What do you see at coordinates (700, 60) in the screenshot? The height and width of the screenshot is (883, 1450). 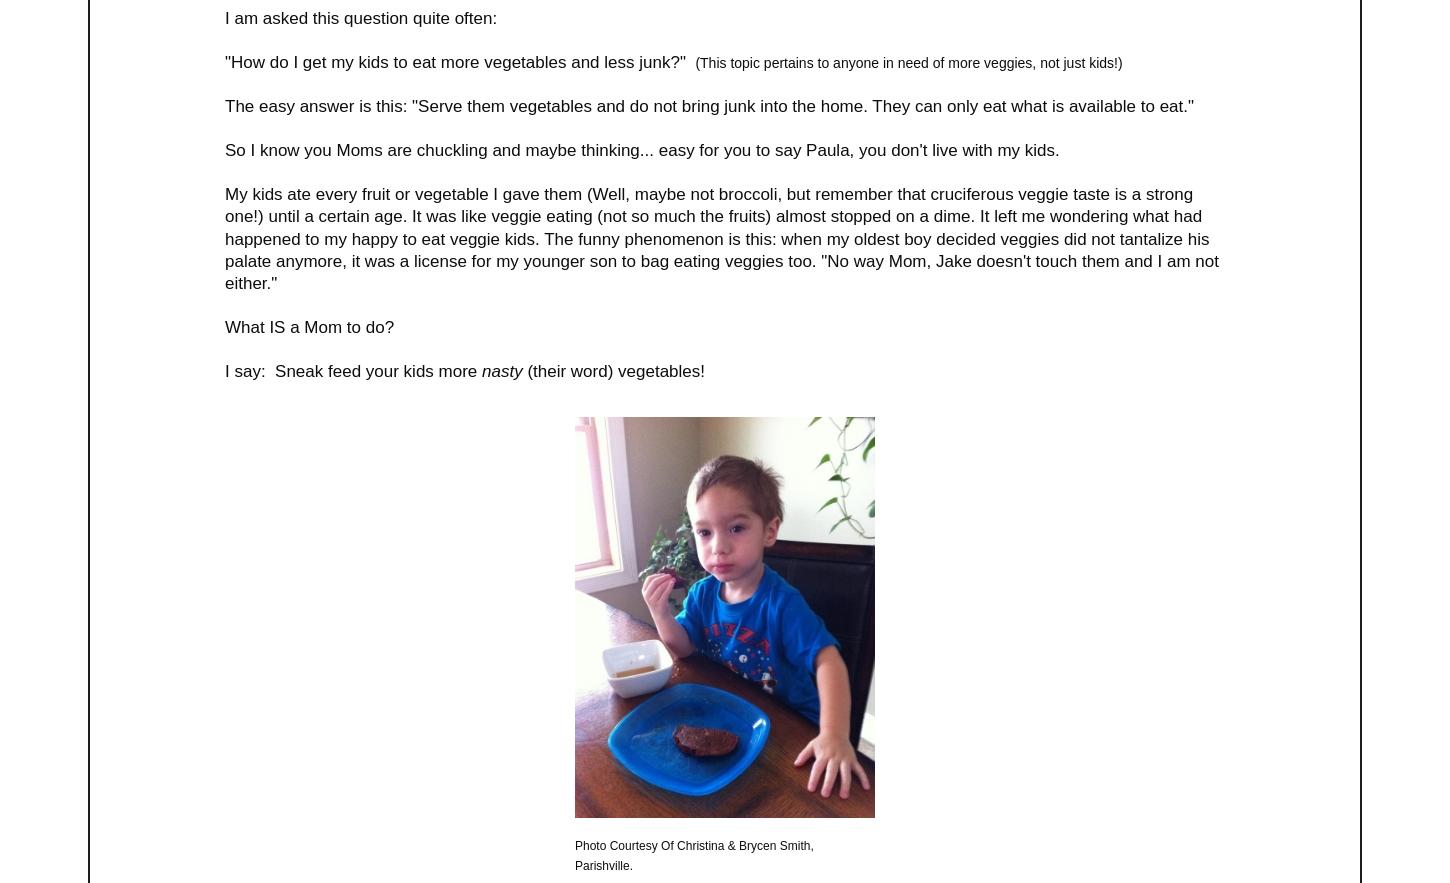 I see `'(T'` at bounding box center [700, 60].